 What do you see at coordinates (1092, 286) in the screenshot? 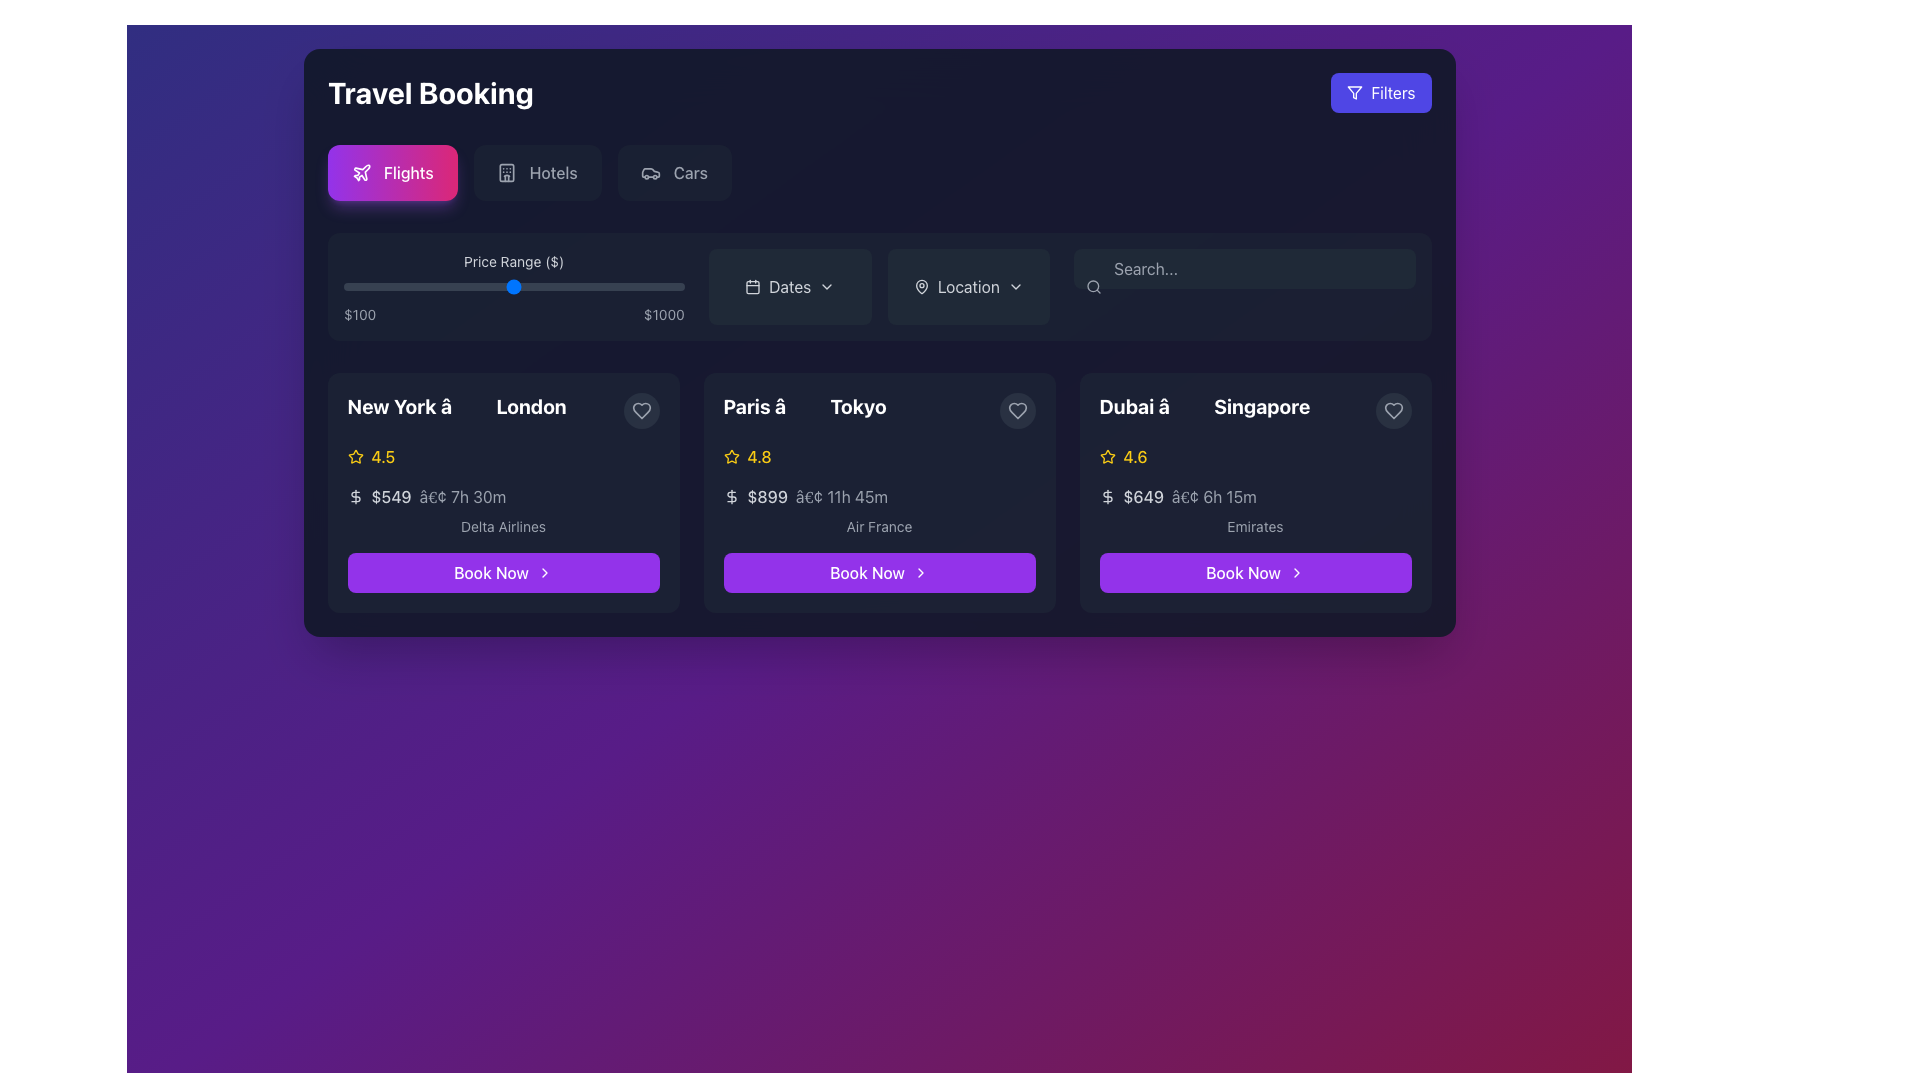
I see `the circular part of the search icon located near the search bar in the flight booking options panel` at bounding box center [1092, 286].